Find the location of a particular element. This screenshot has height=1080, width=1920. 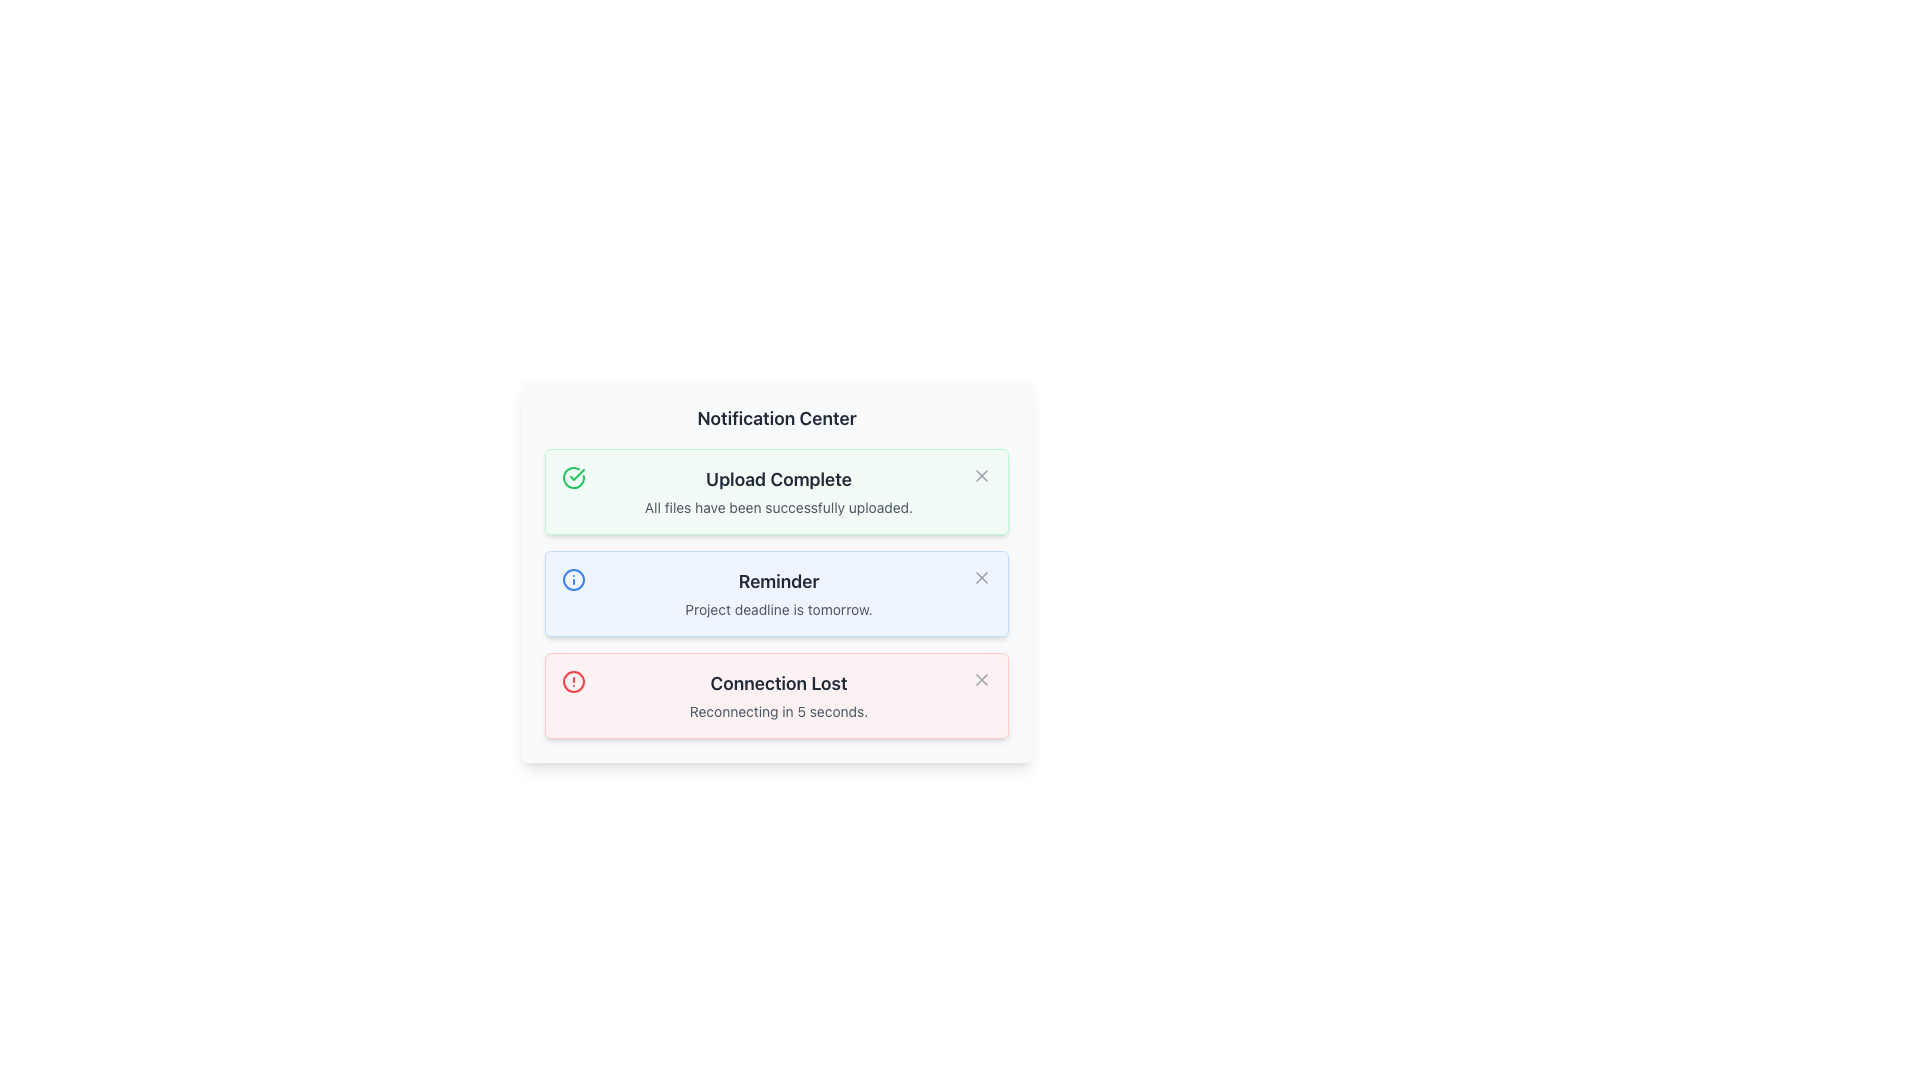

the circular green checkmark icon located in the upper-left corner of the 'Upload Complete' panel within the notification list is located at coordinates (573, 478).